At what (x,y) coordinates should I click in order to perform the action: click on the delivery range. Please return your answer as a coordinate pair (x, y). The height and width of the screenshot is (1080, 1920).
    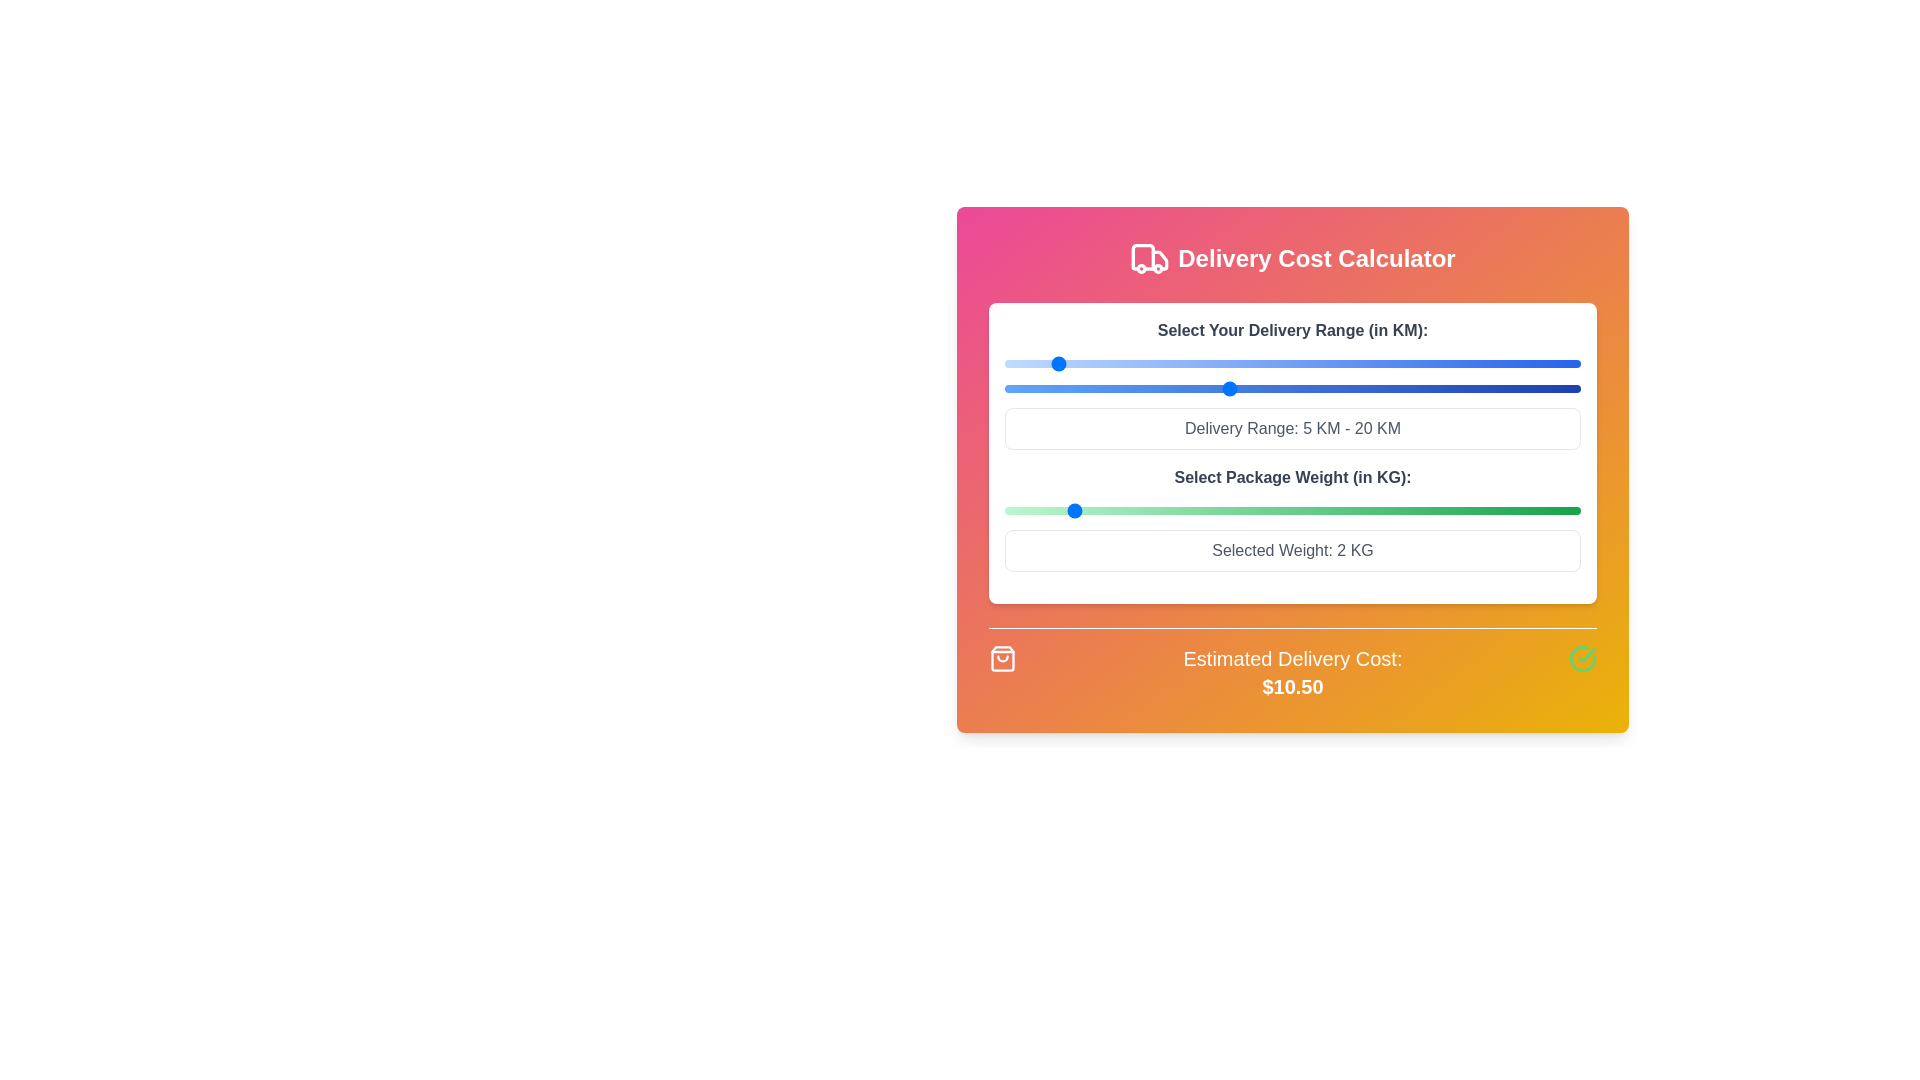
    Looking at the image, I should click on (1451, 363).